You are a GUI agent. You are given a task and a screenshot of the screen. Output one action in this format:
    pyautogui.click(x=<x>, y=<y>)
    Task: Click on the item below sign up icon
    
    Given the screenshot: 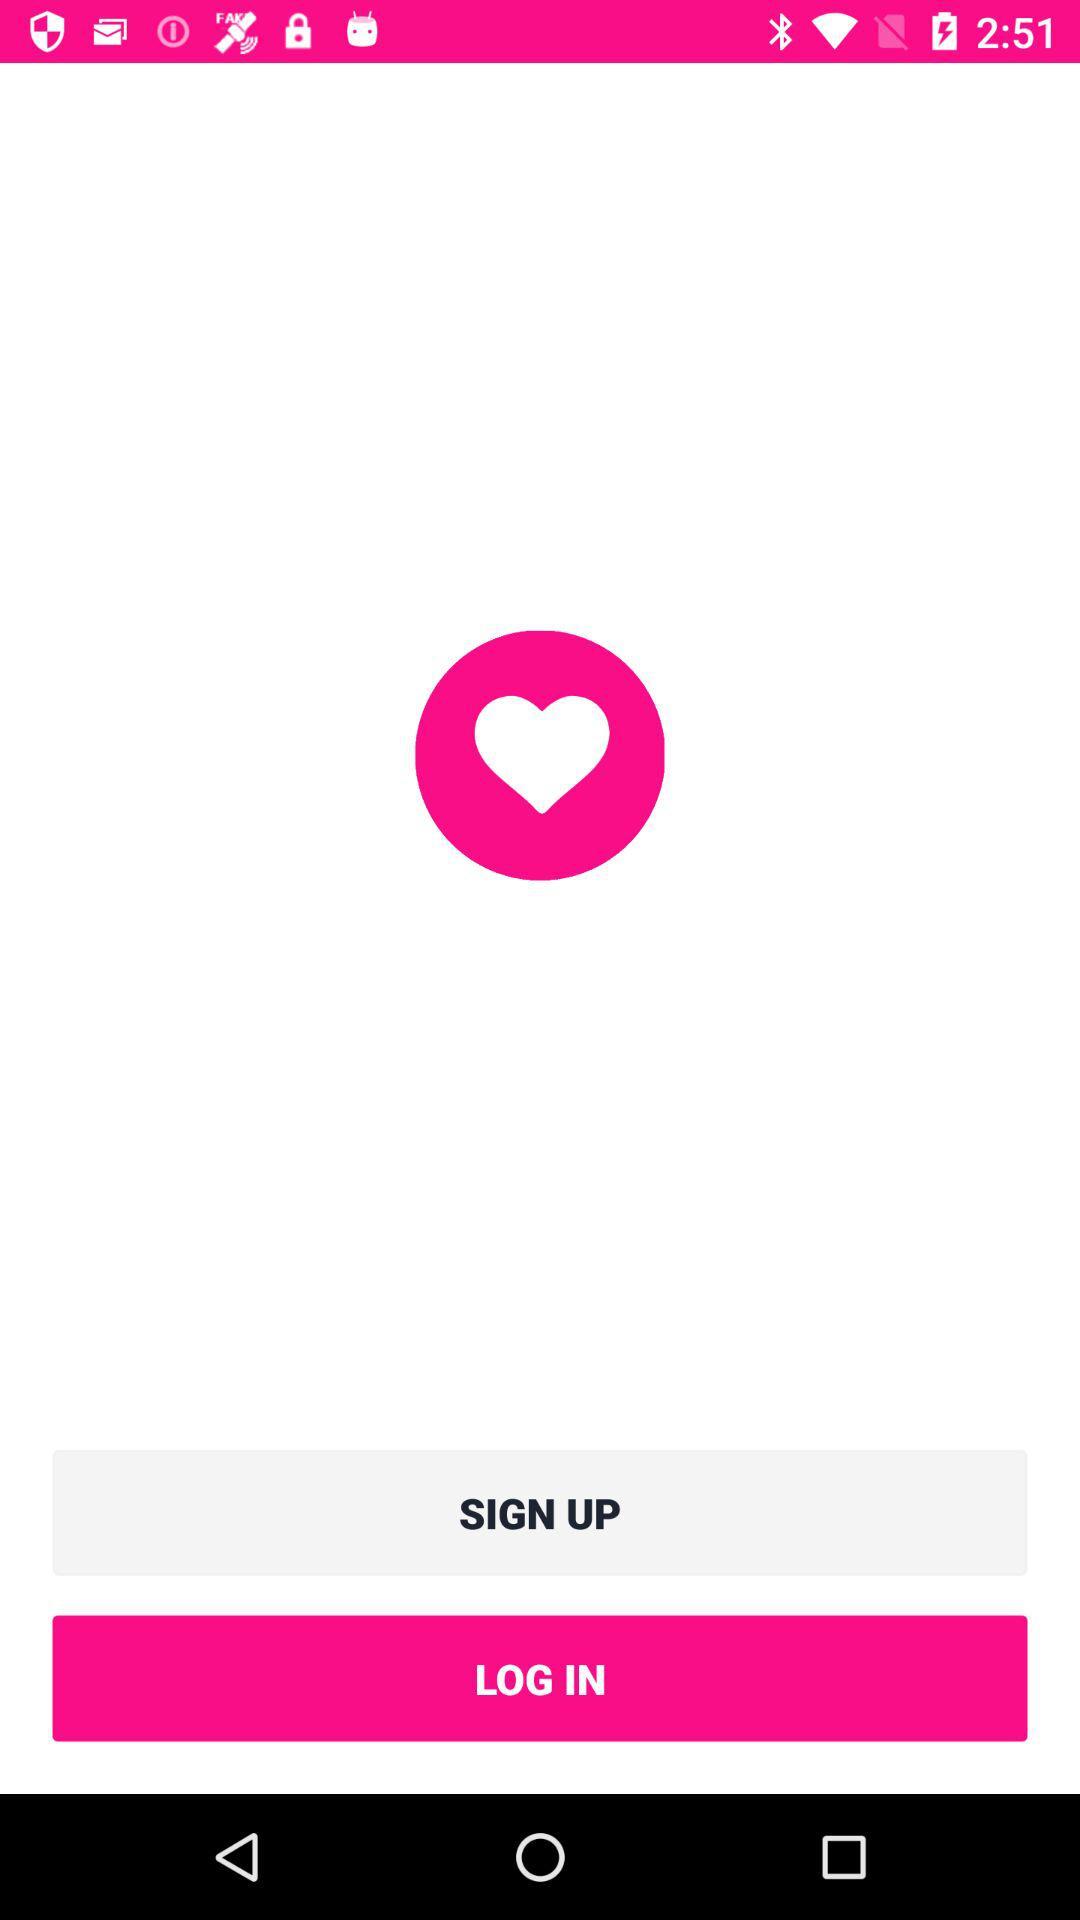 What is the action you would take?
    pyautogui.click(x=540, y=1678)
    